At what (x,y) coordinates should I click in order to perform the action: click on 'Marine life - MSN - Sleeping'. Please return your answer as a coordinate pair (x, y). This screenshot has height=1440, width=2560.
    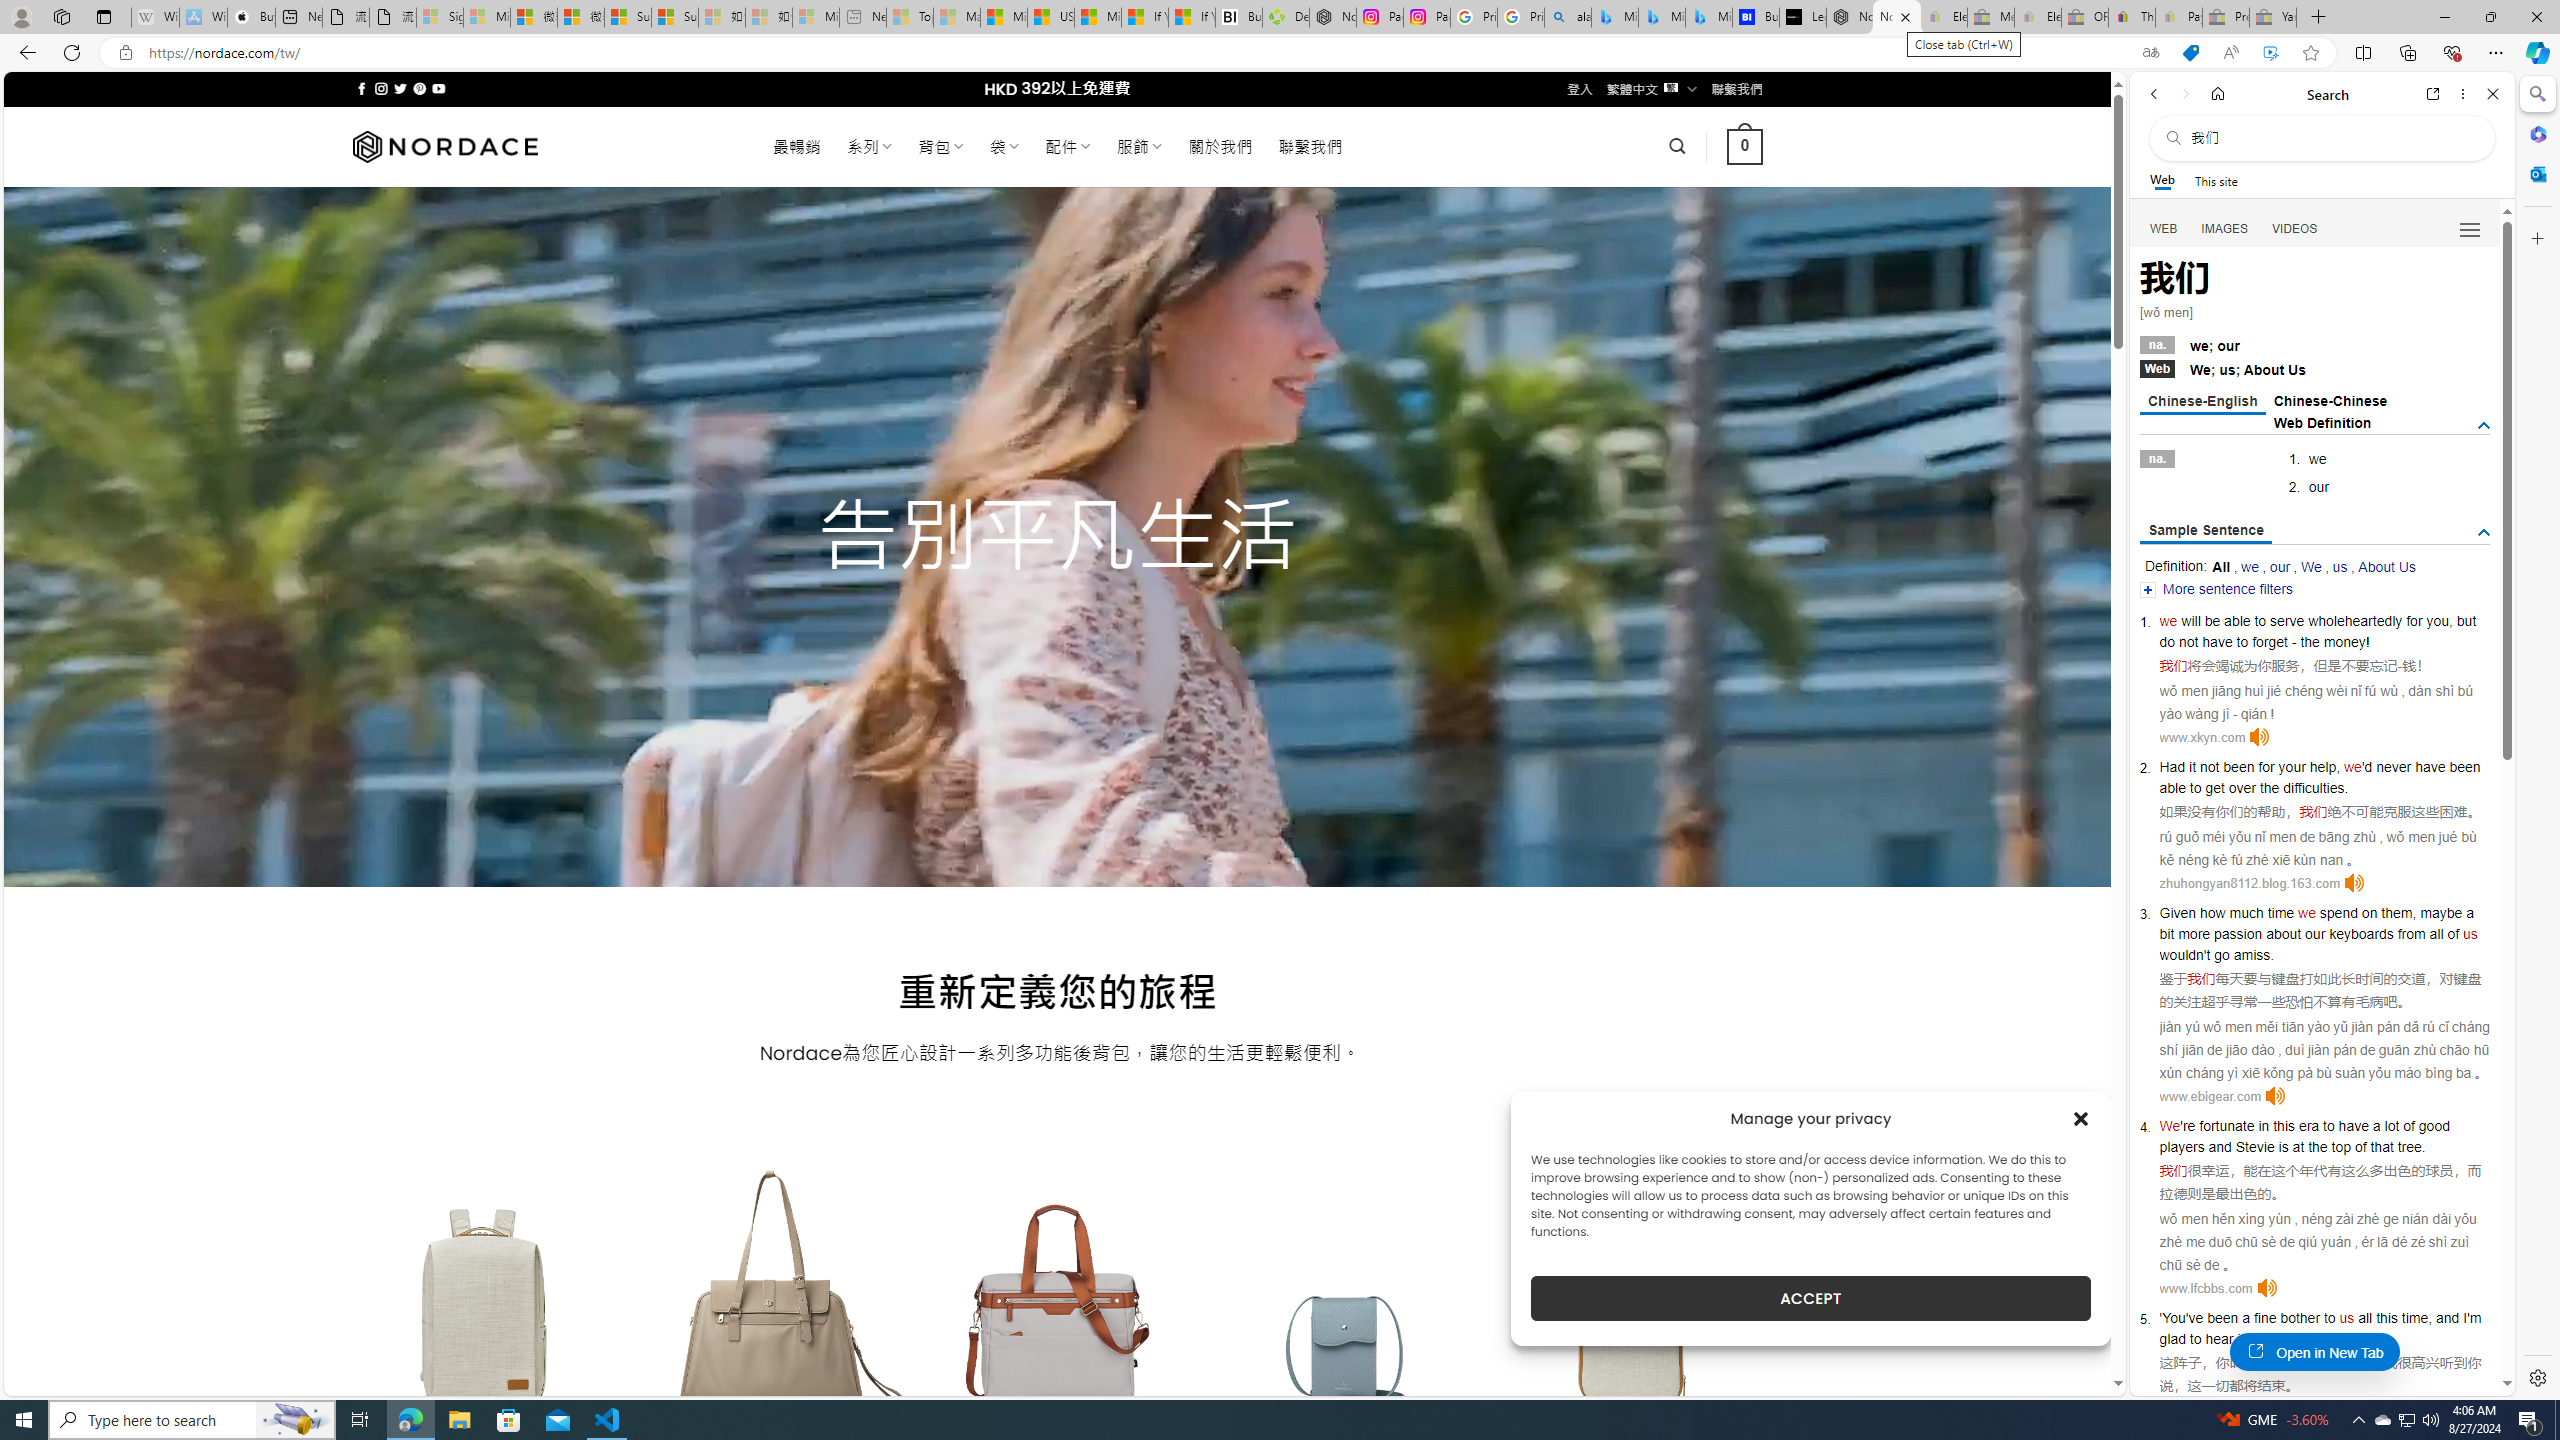
    Looking at the image, I should click on (955, 16).